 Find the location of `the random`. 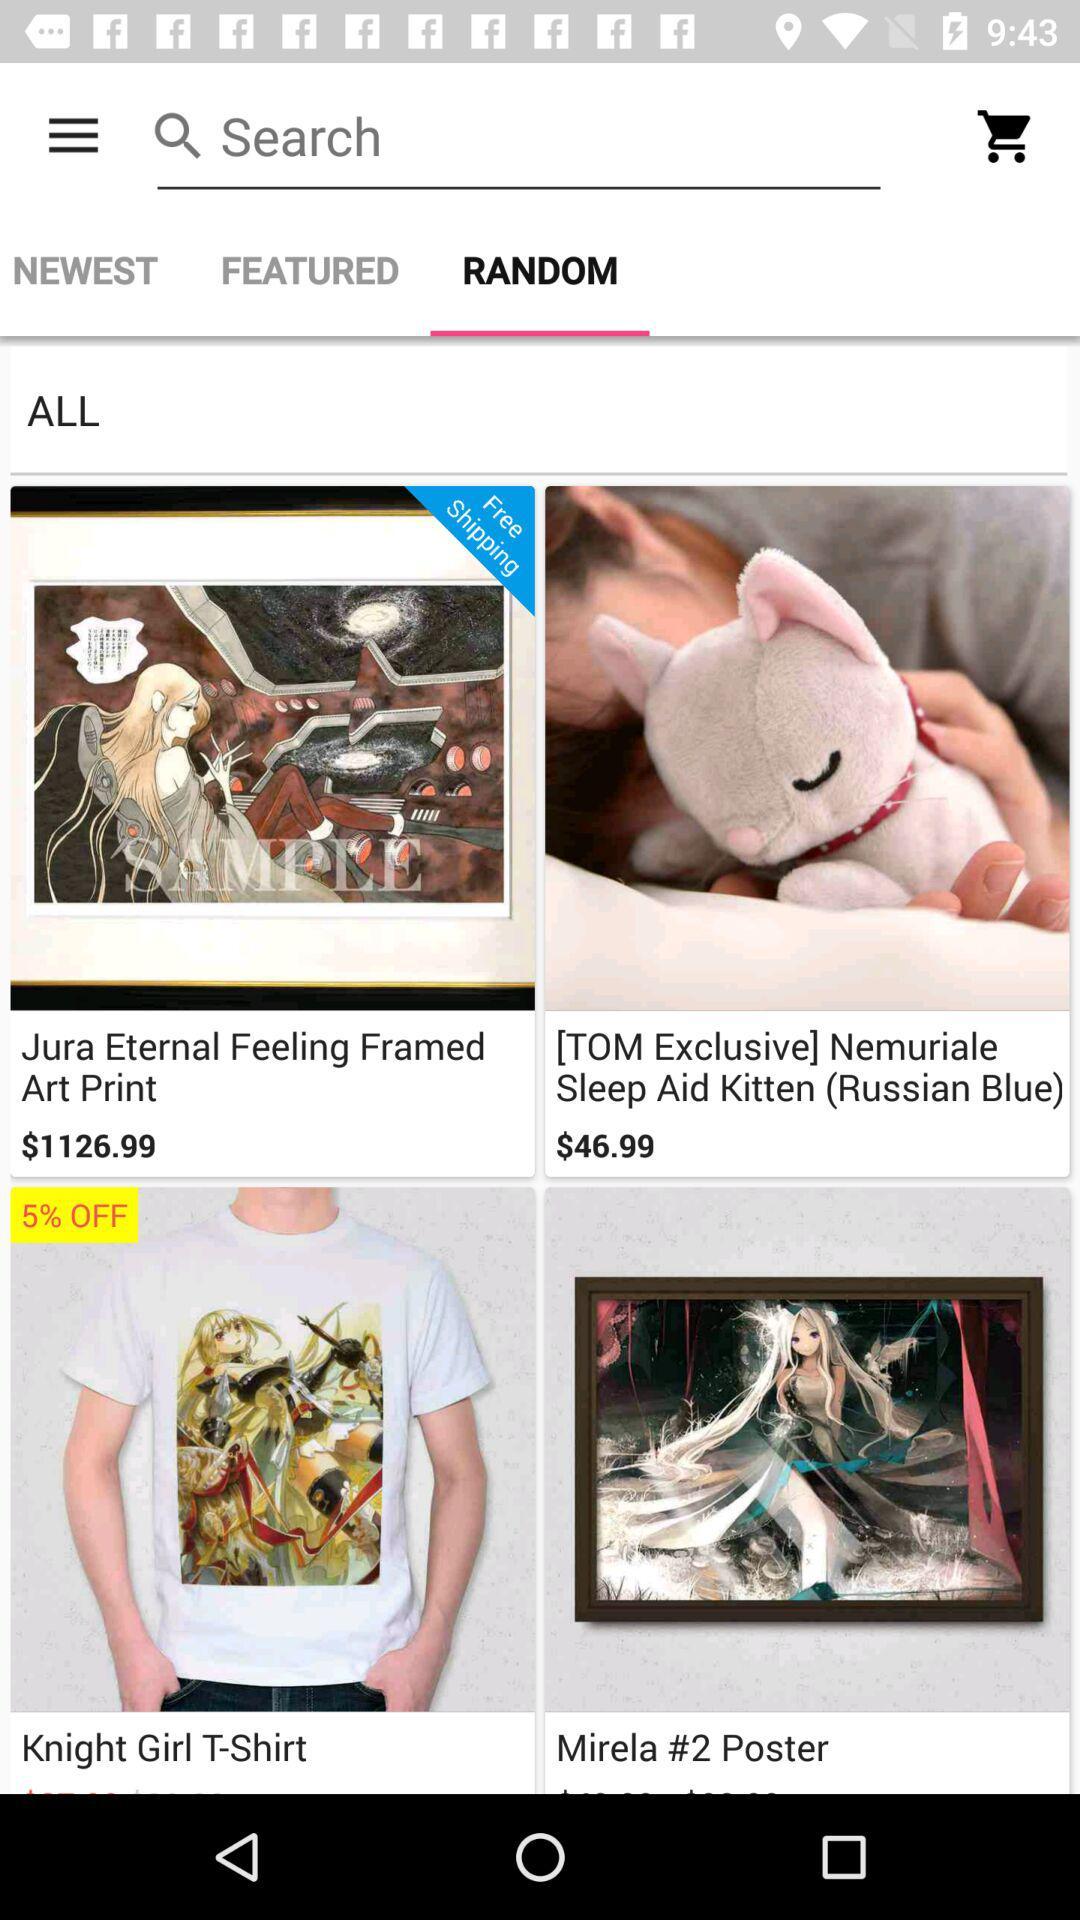

the random is located at coordinates (540, 269).